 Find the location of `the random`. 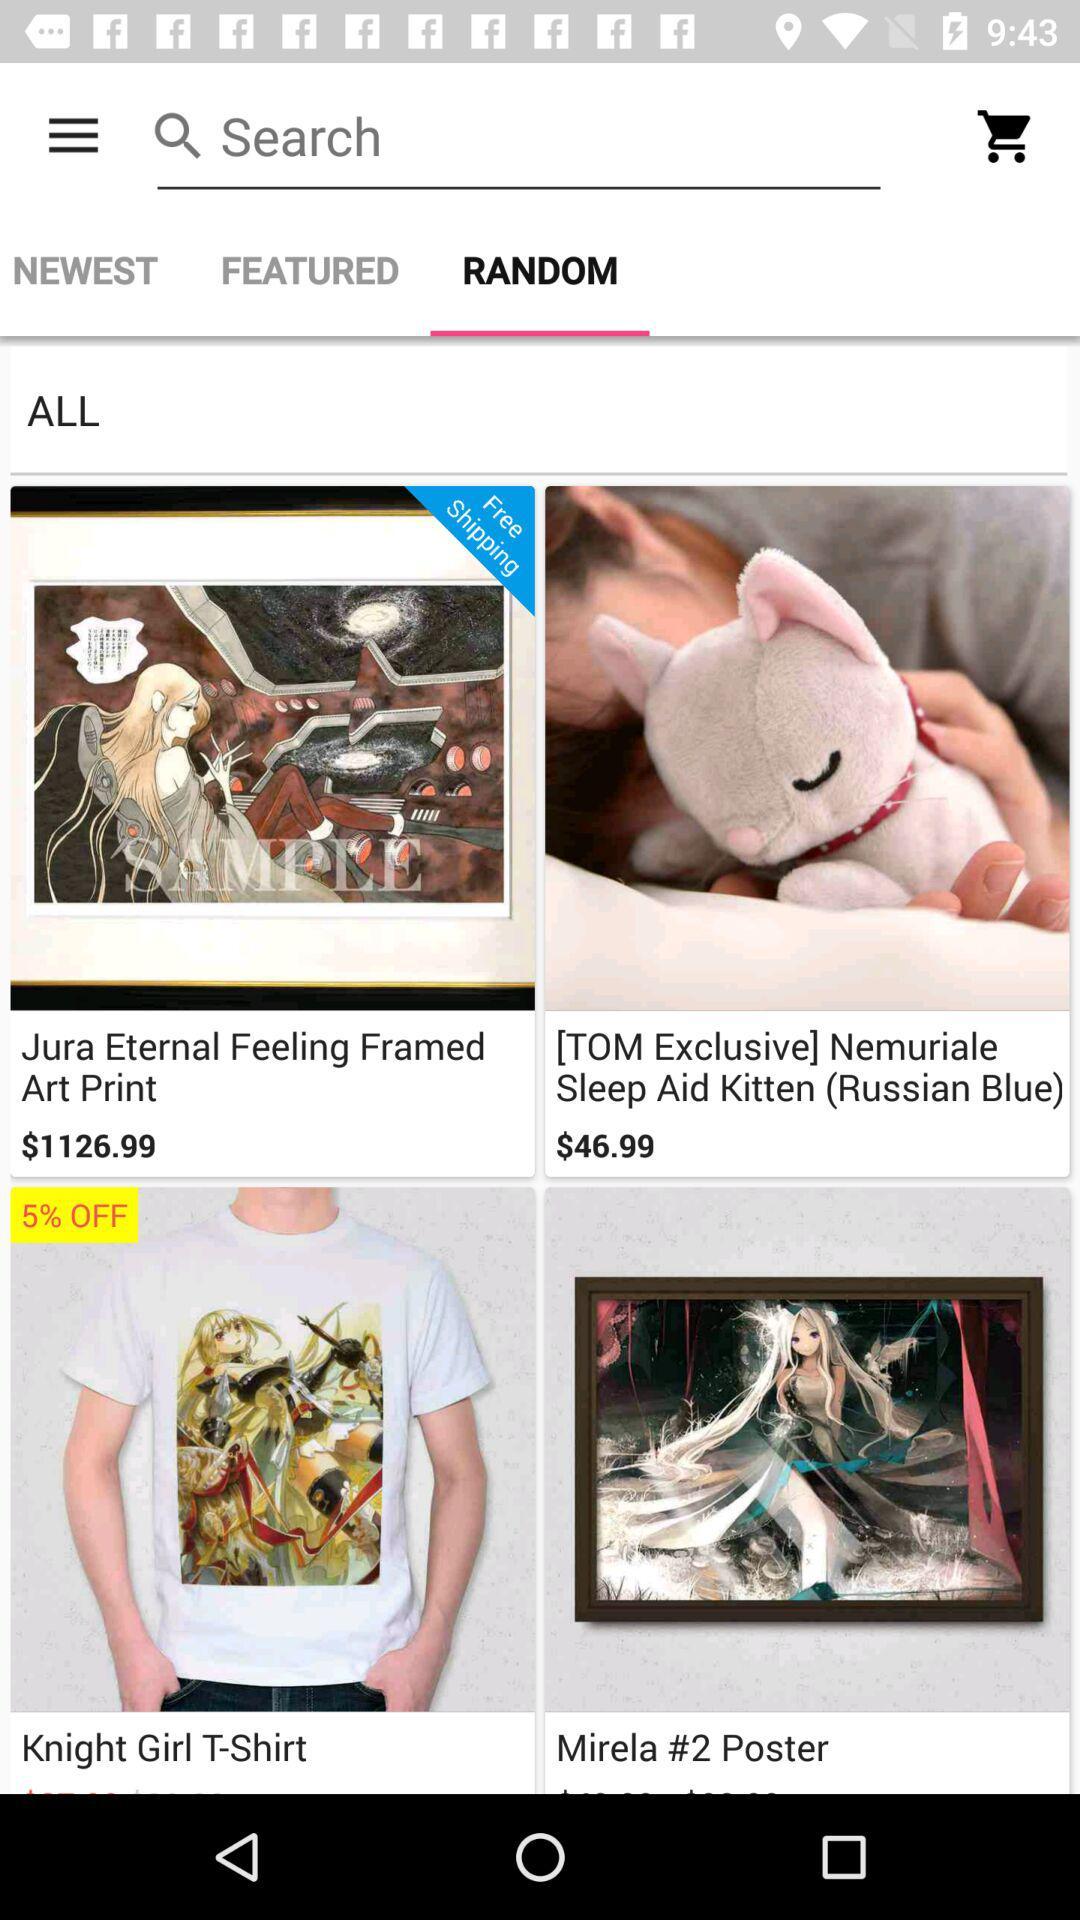

the random is located at coordinates (540, 269).